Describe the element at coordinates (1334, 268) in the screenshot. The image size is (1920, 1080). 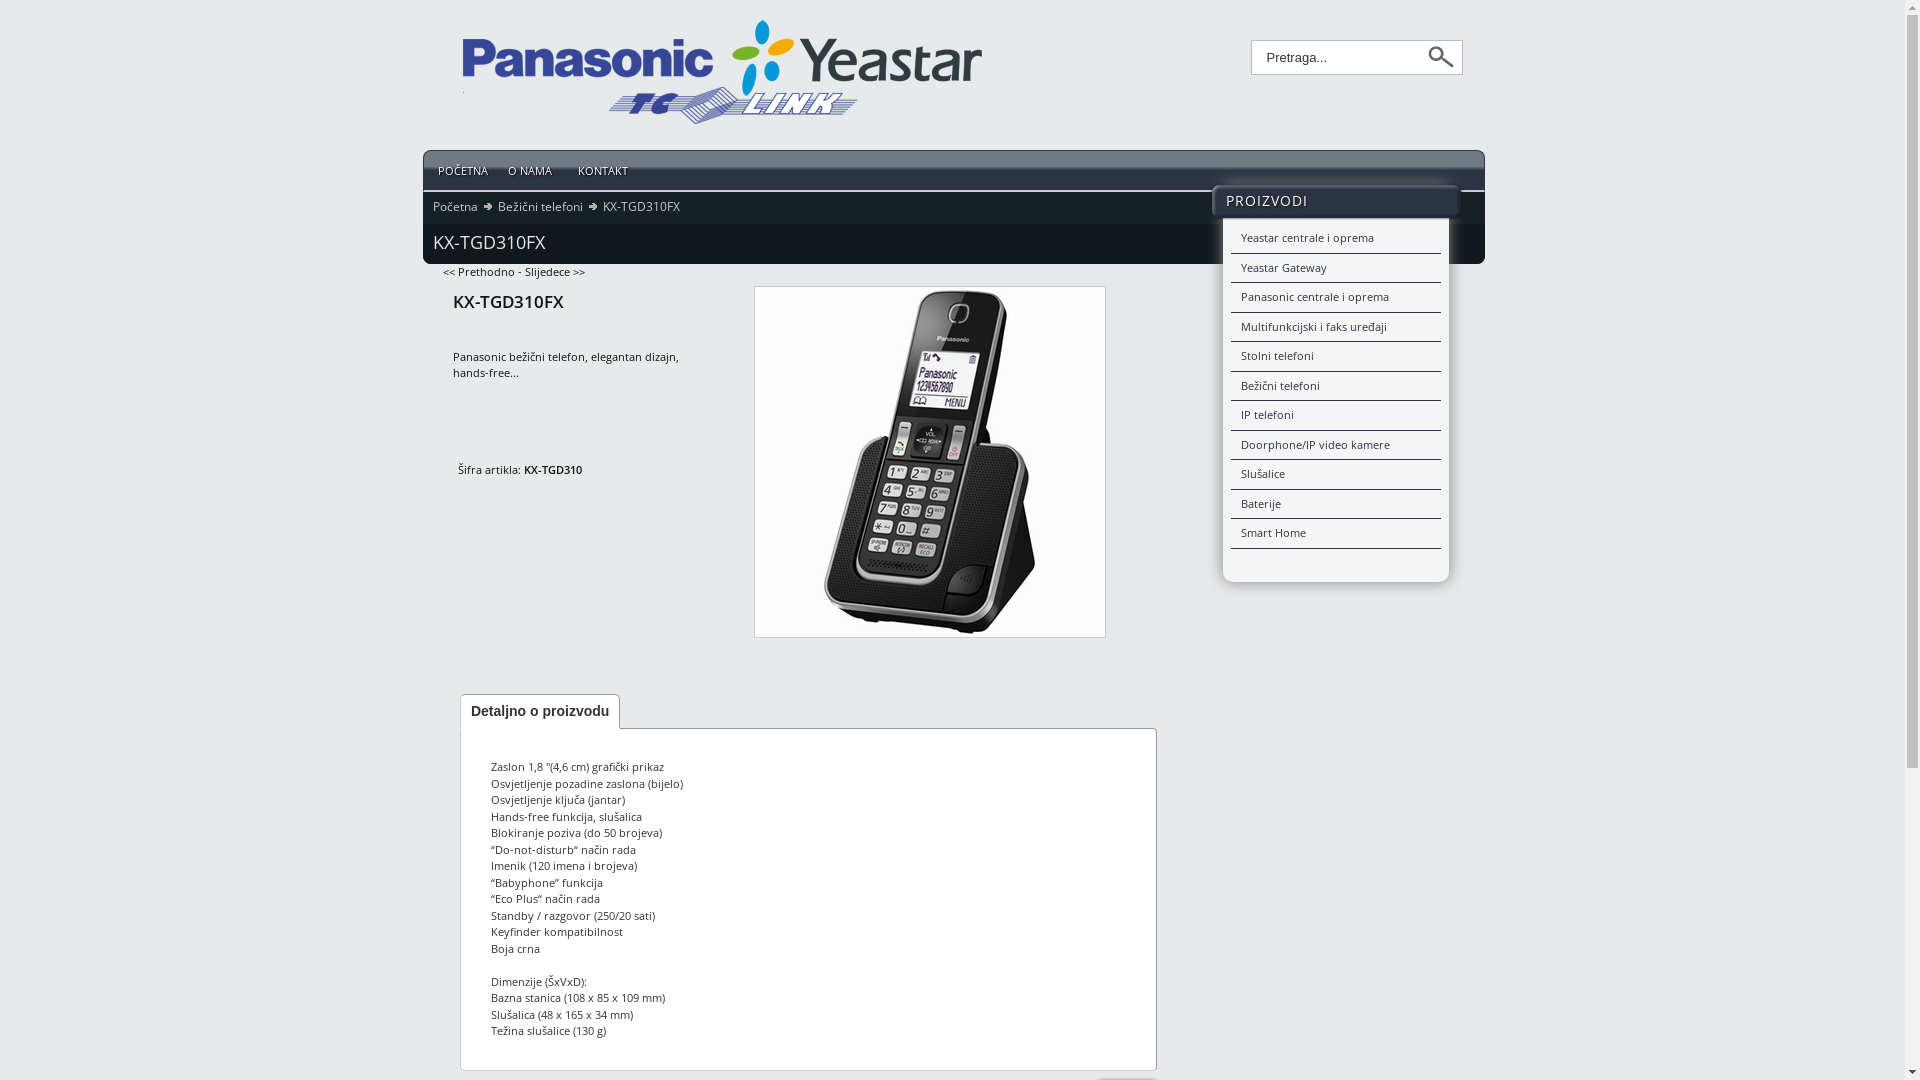
I see `'Yeastar Gateway'` at that location.